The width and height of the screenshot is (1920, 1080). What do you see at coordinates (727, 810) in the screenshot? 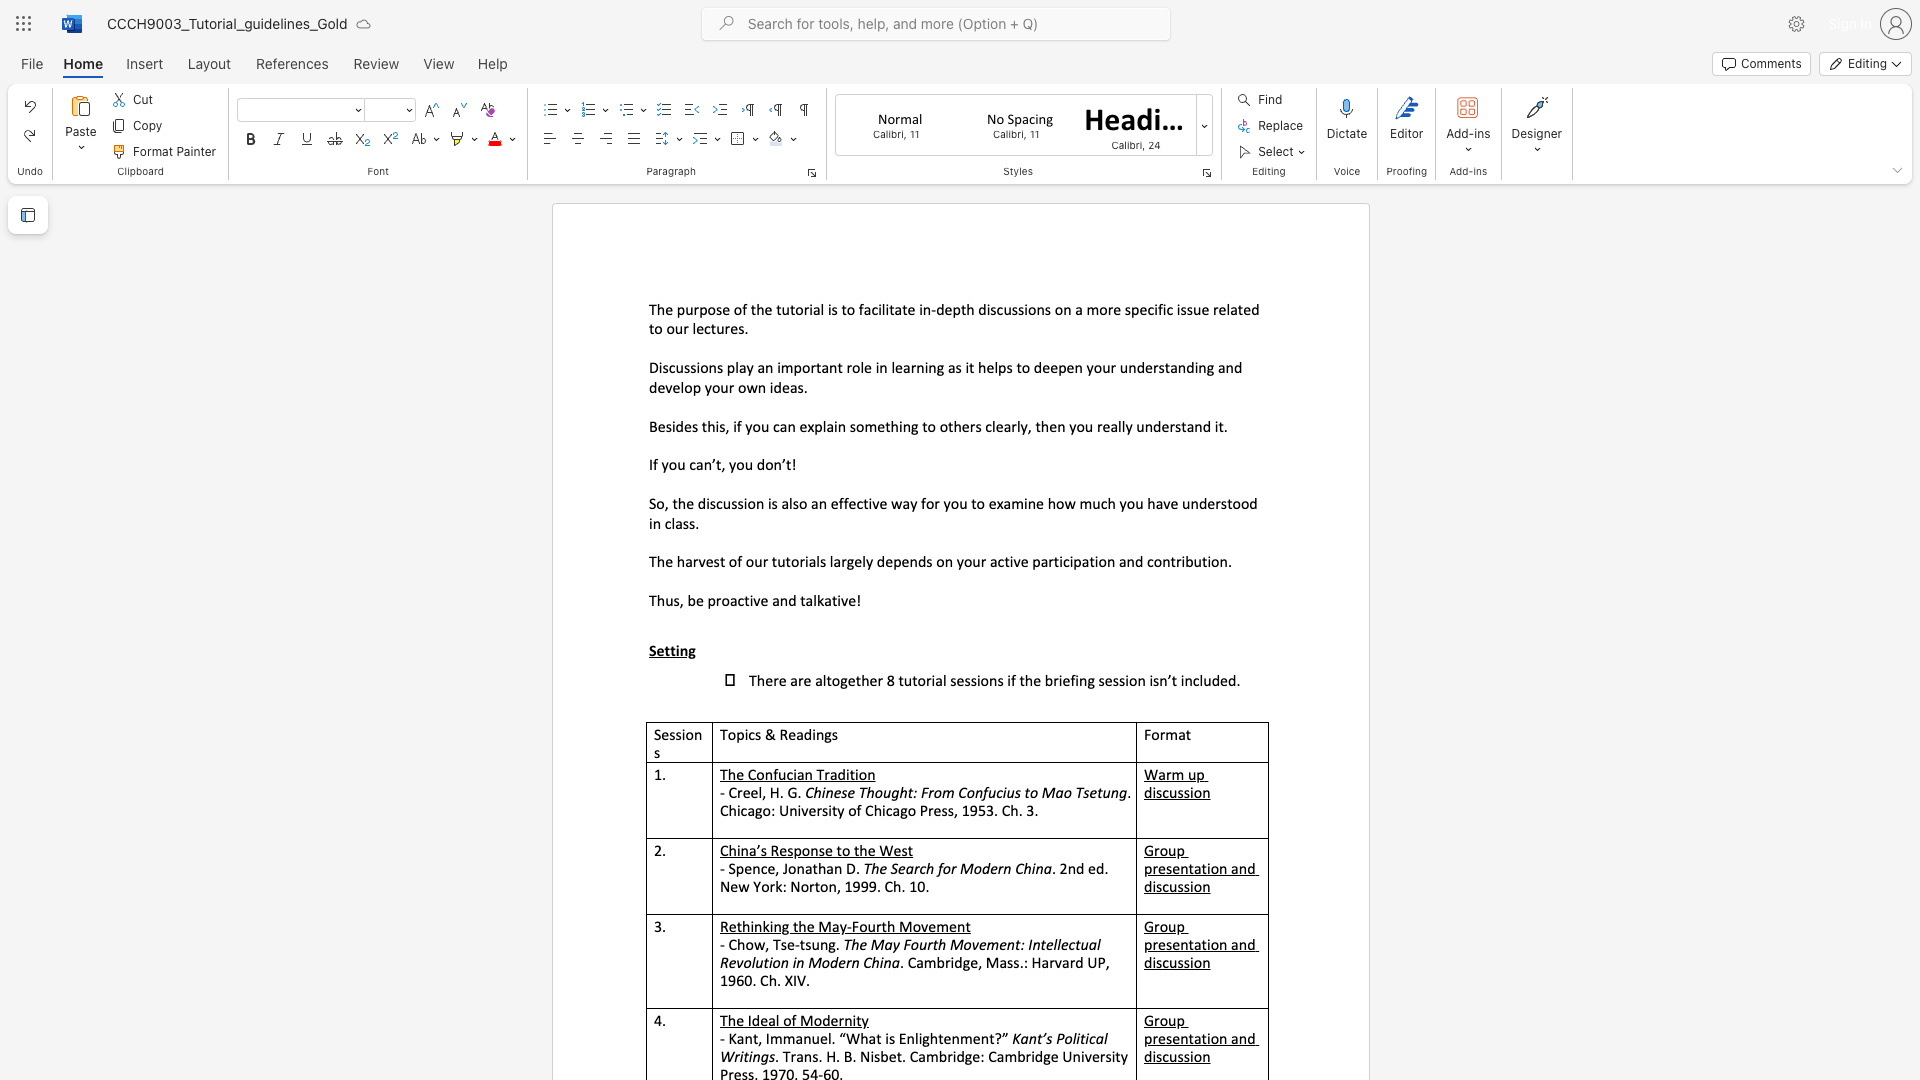
I see `the subset text "hicago: University of Chicago Press, 19" within the text ". Chicago: University of Chicago Press, 1953. Ch. 3."` at bounding box center [727, 810].